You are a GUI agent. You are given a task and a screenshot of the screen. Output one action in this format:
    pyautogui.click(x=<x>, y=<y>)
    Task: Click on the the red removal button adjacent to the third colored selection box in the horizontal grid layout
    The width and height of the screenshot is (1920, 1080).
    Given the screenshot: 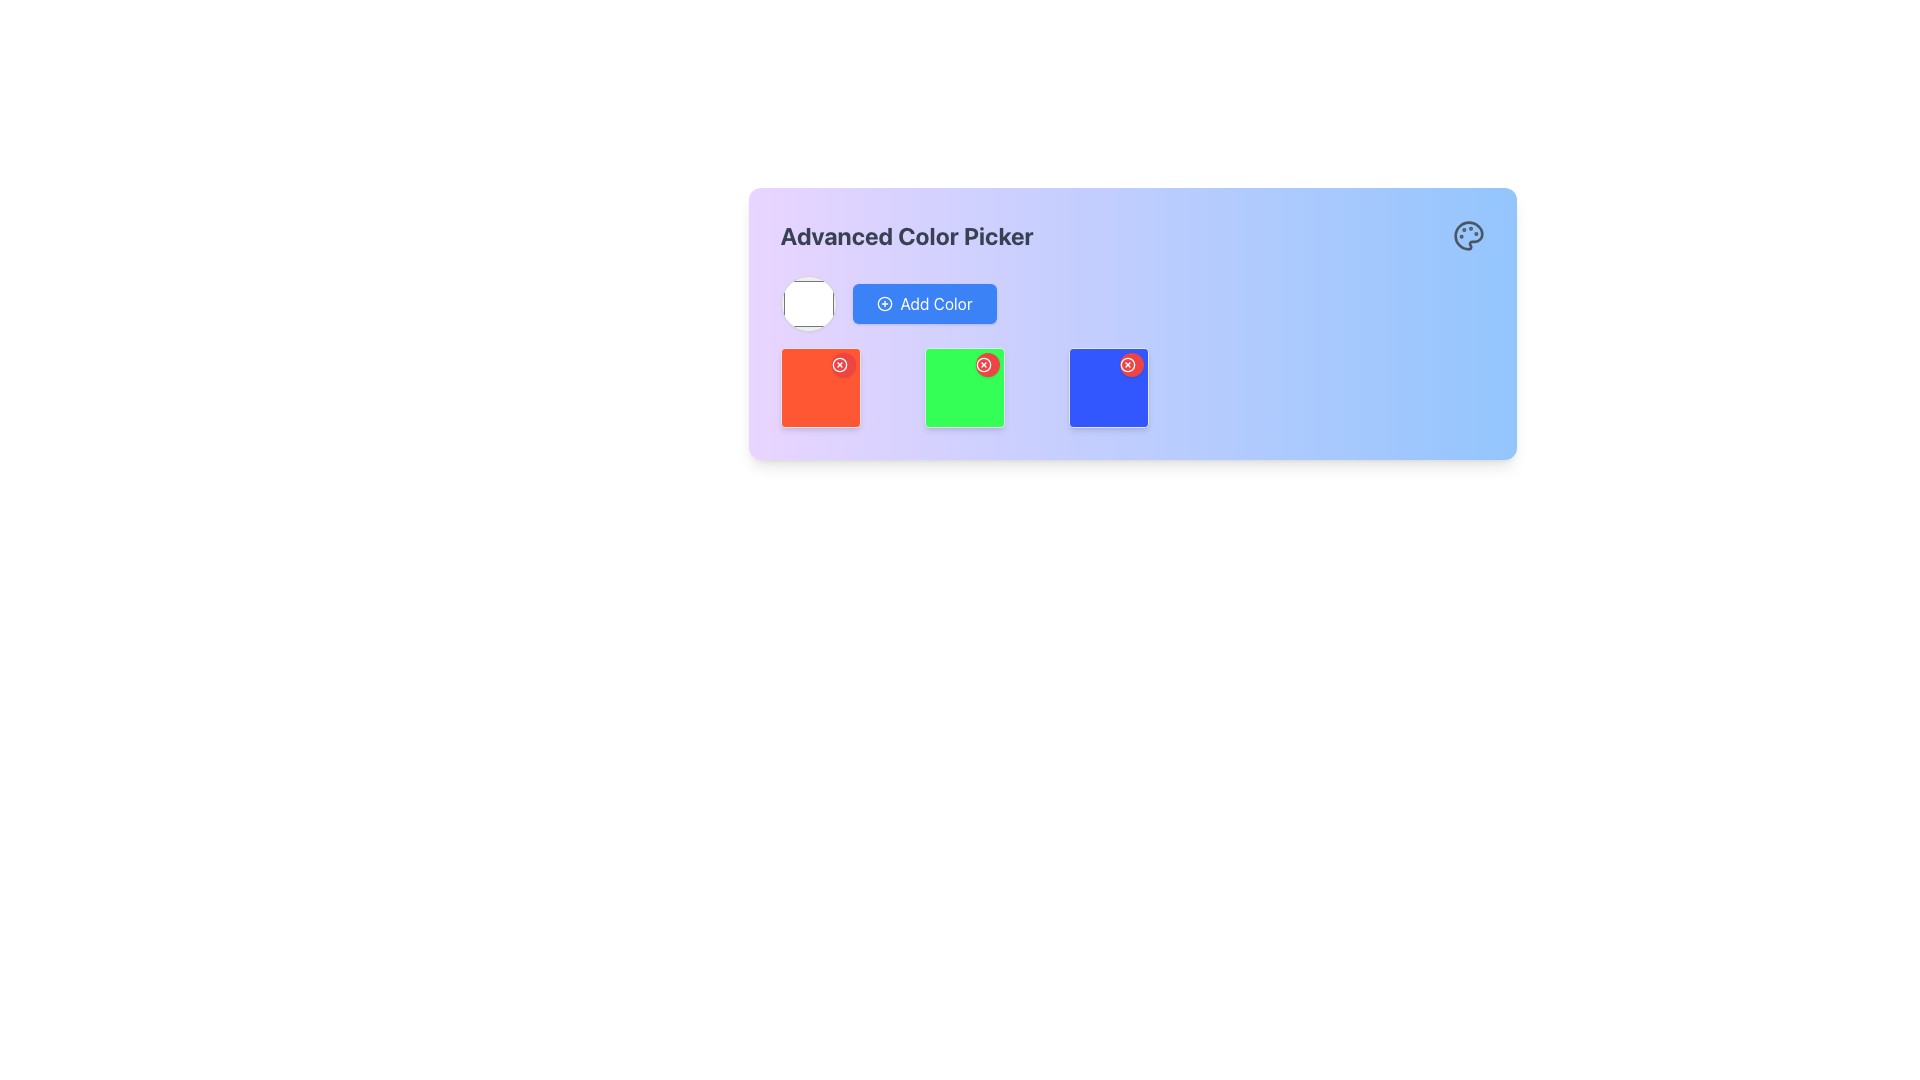 What is the action you would take?
    pyautogui.click(x=1132, y=388)
    